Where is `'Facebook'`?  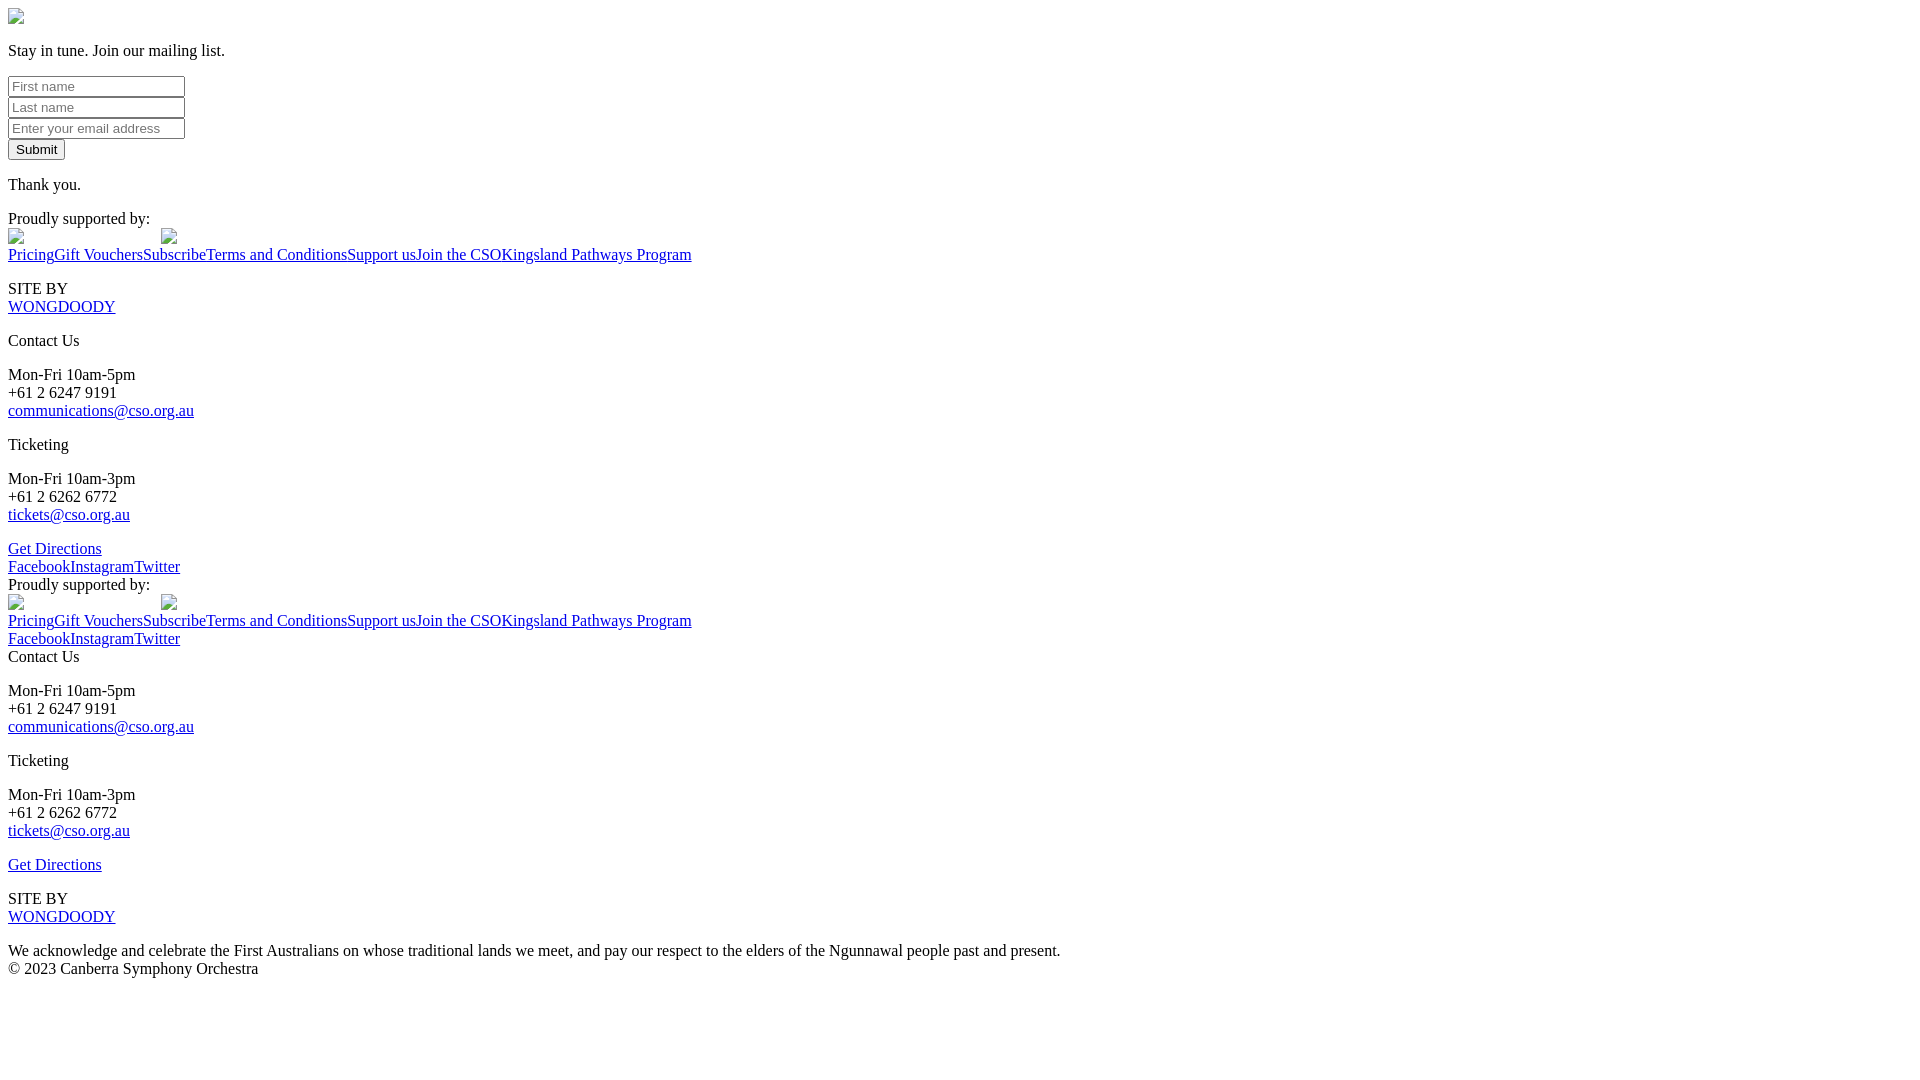
'Facebook' is located at coordinates (8, 638).